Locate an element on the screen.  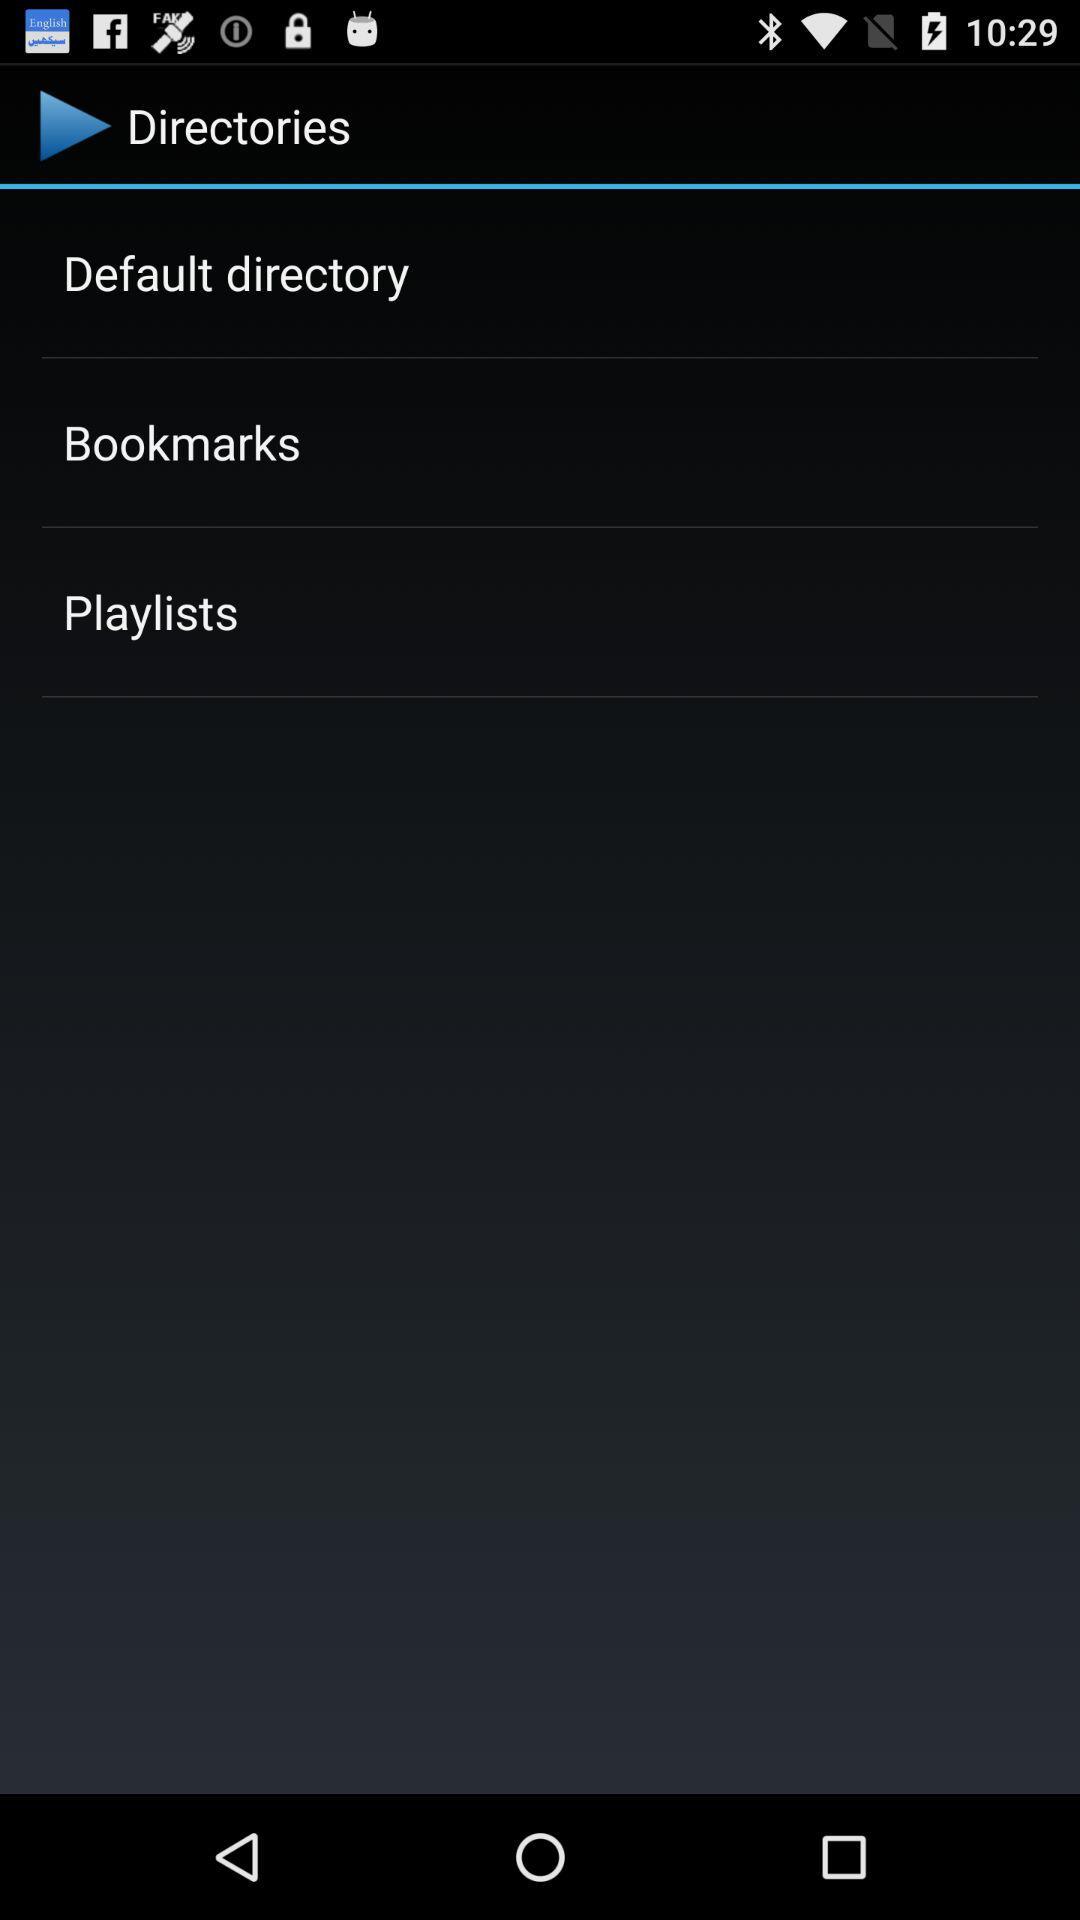
the app above the bookmarks item is located at coordinates (235, 271).